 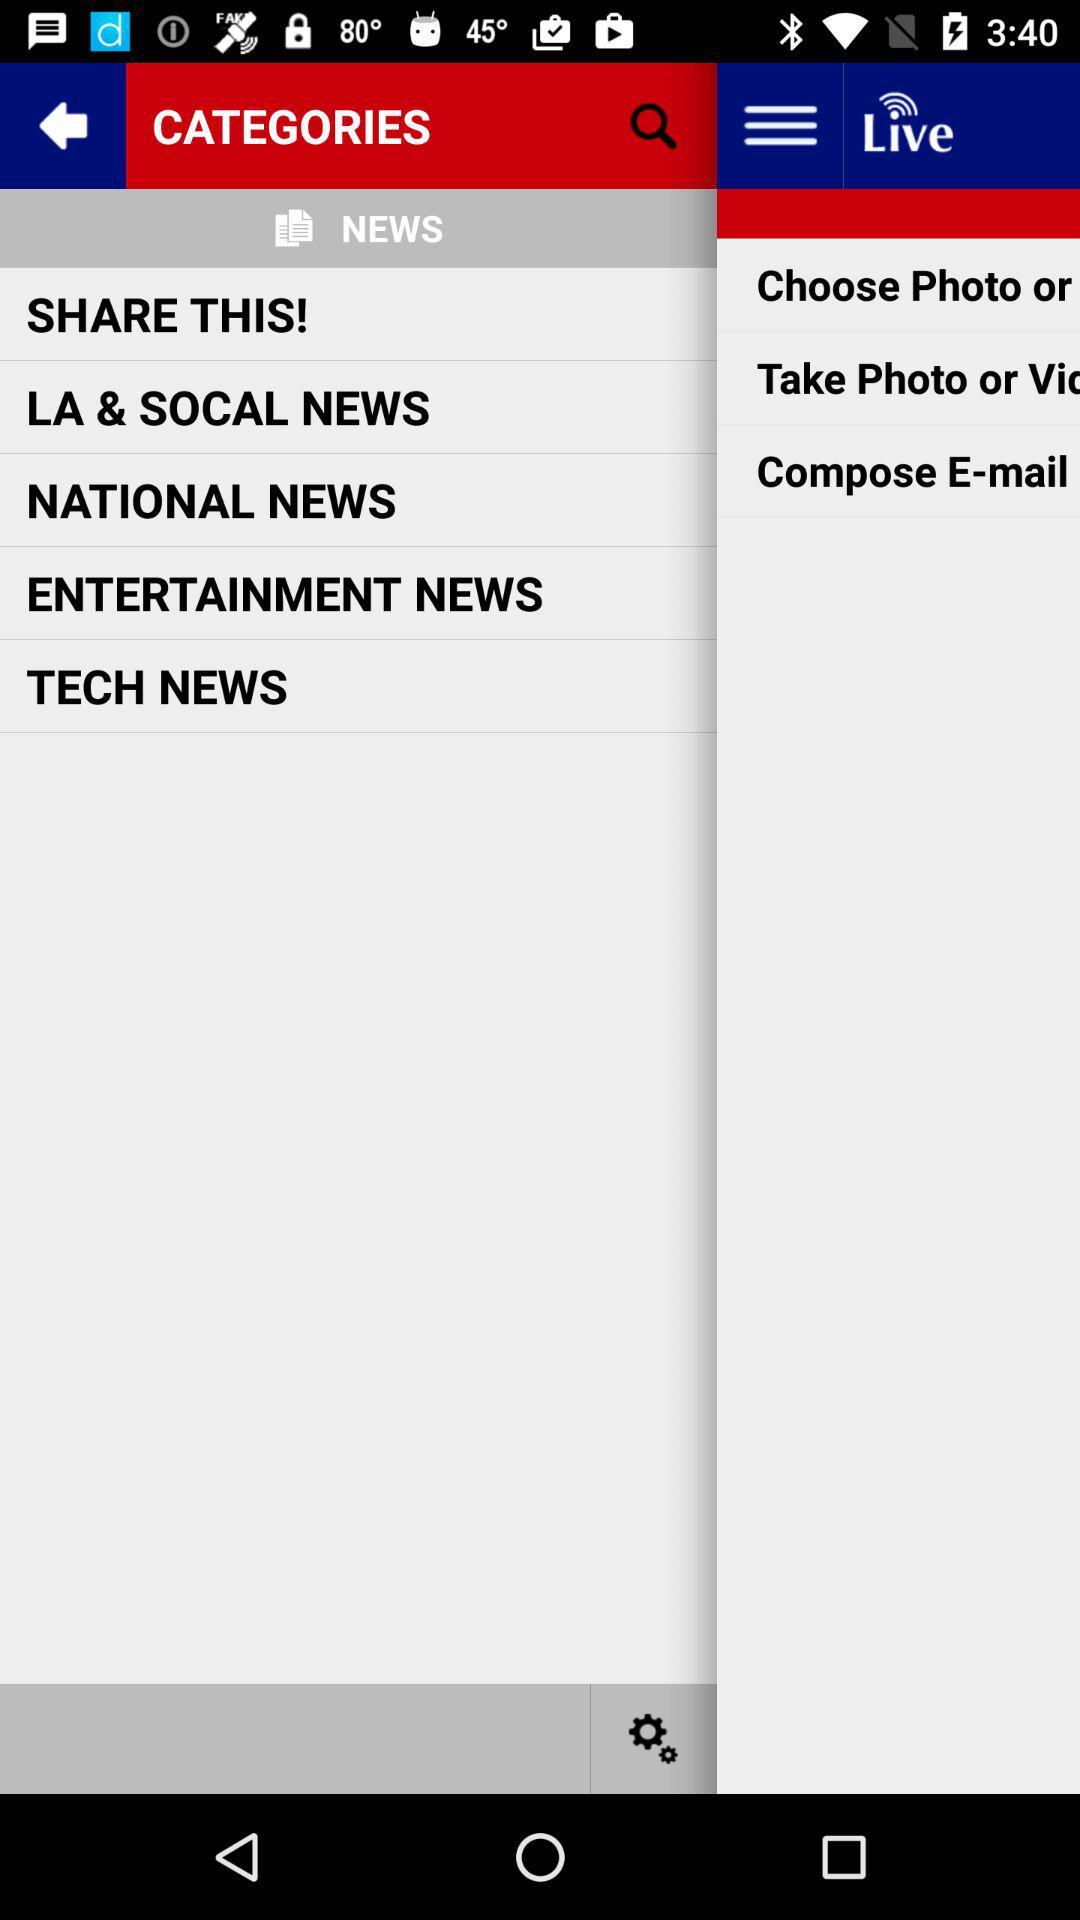 I want to click on the arrow_backward icon, so click(x=61, y=124).